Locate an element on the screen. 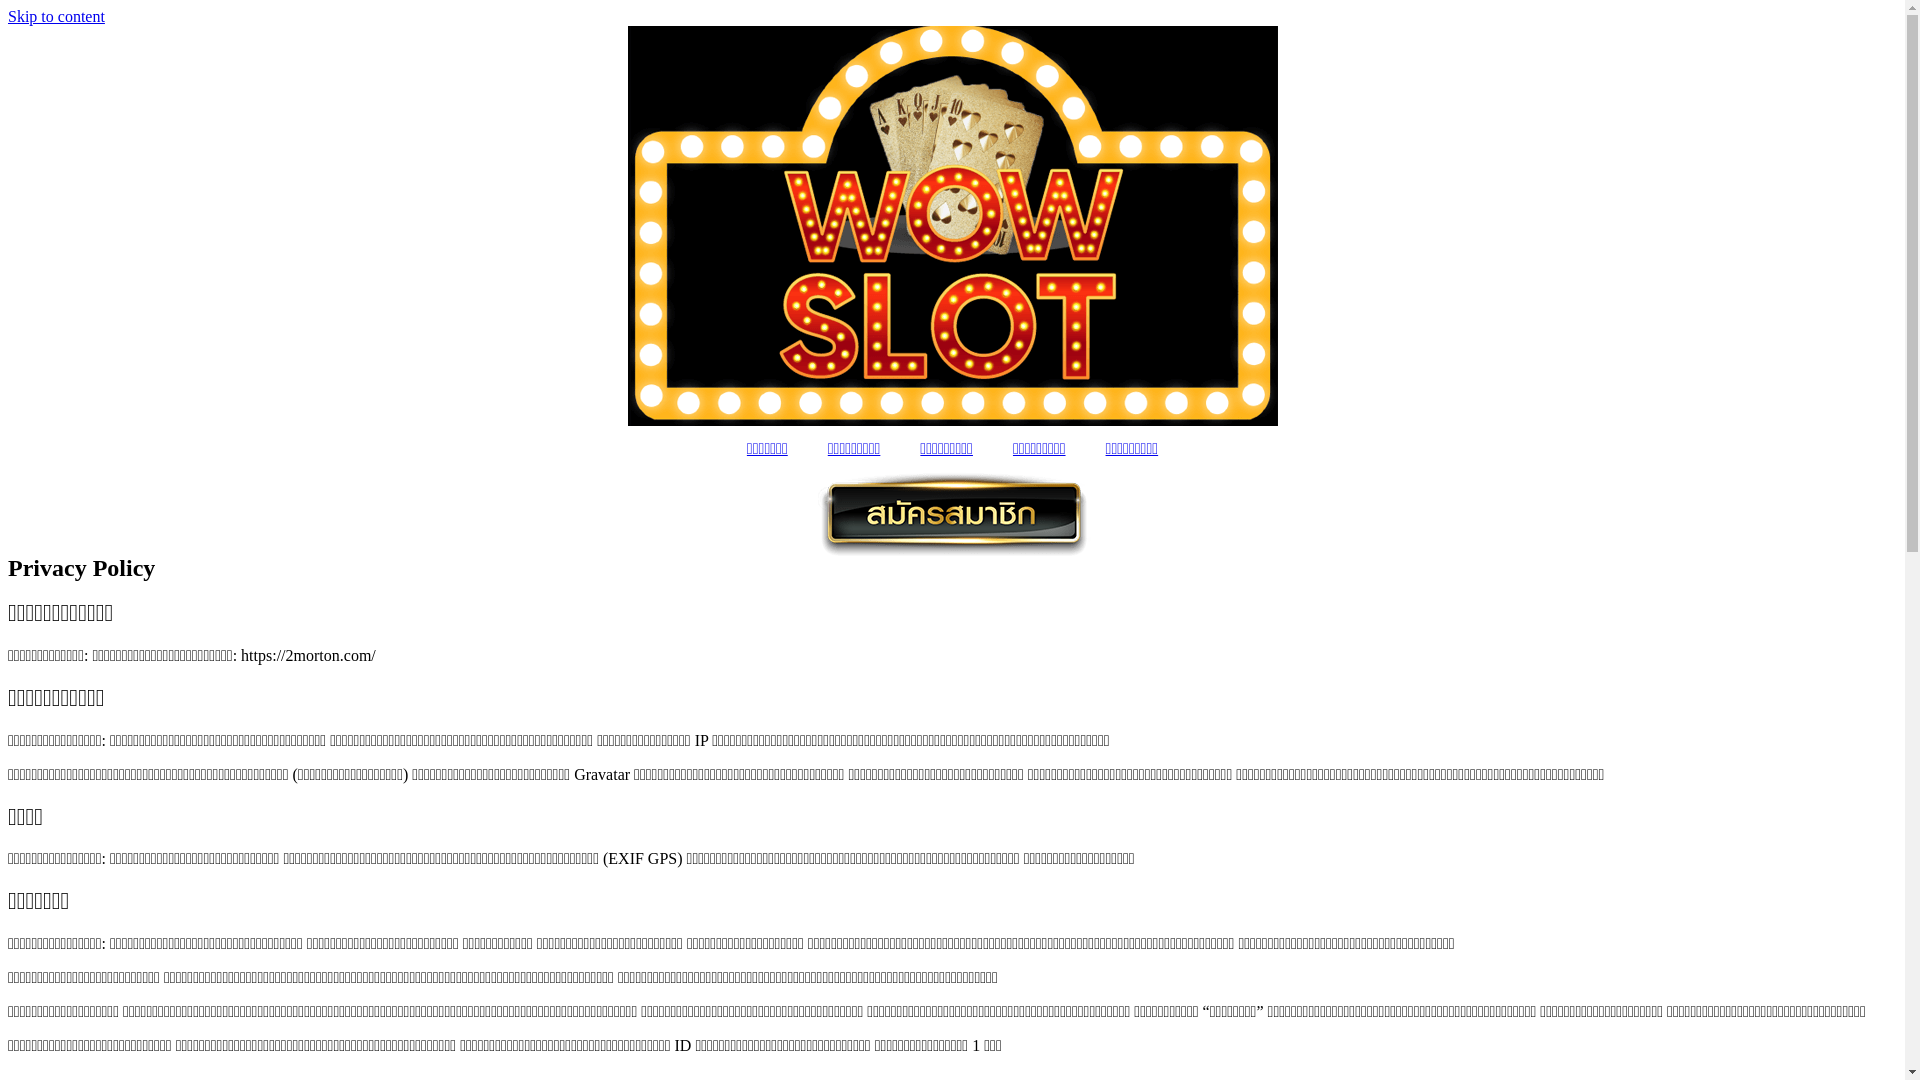  'Skip to content' is located at coordinates (8, 16).